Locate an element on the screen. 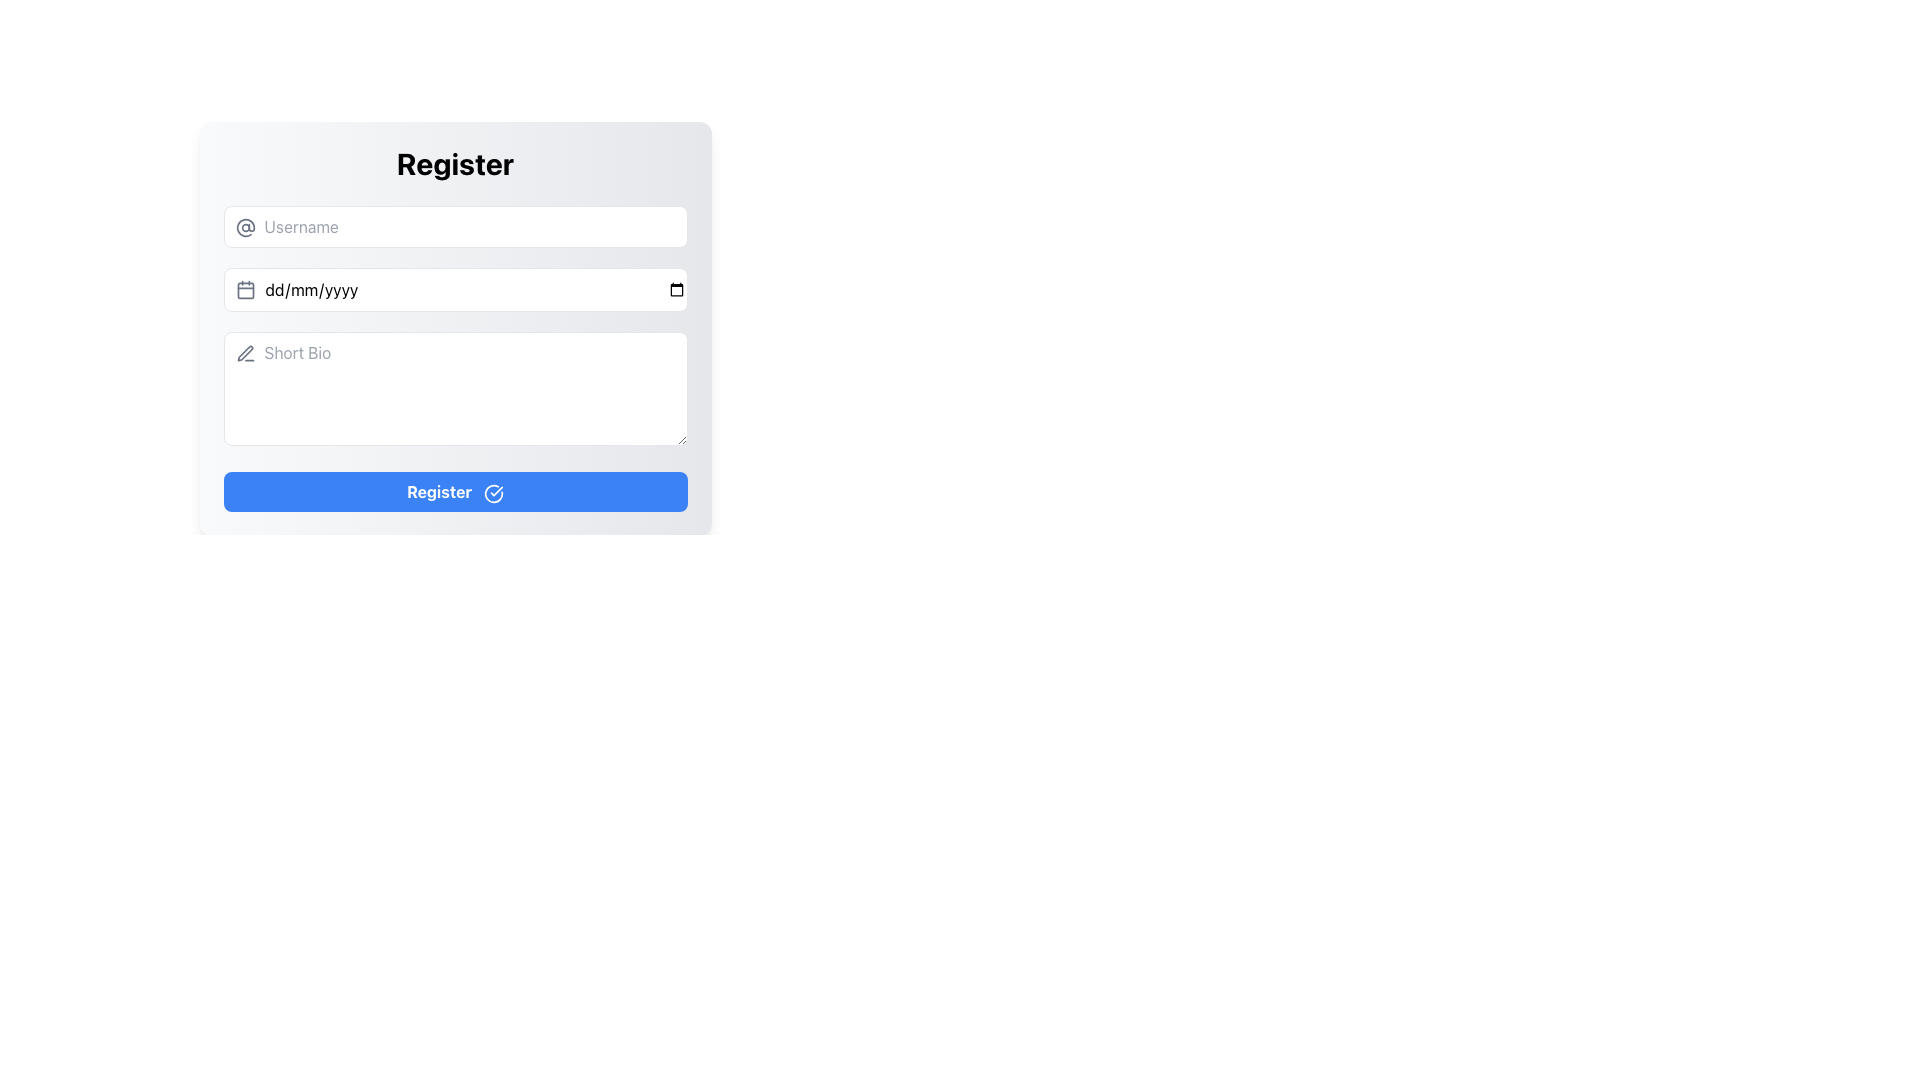  the confirmation icon located at the far right side of the 'Register' button, which serves as a success indicator is located at coordinates (494, 493).